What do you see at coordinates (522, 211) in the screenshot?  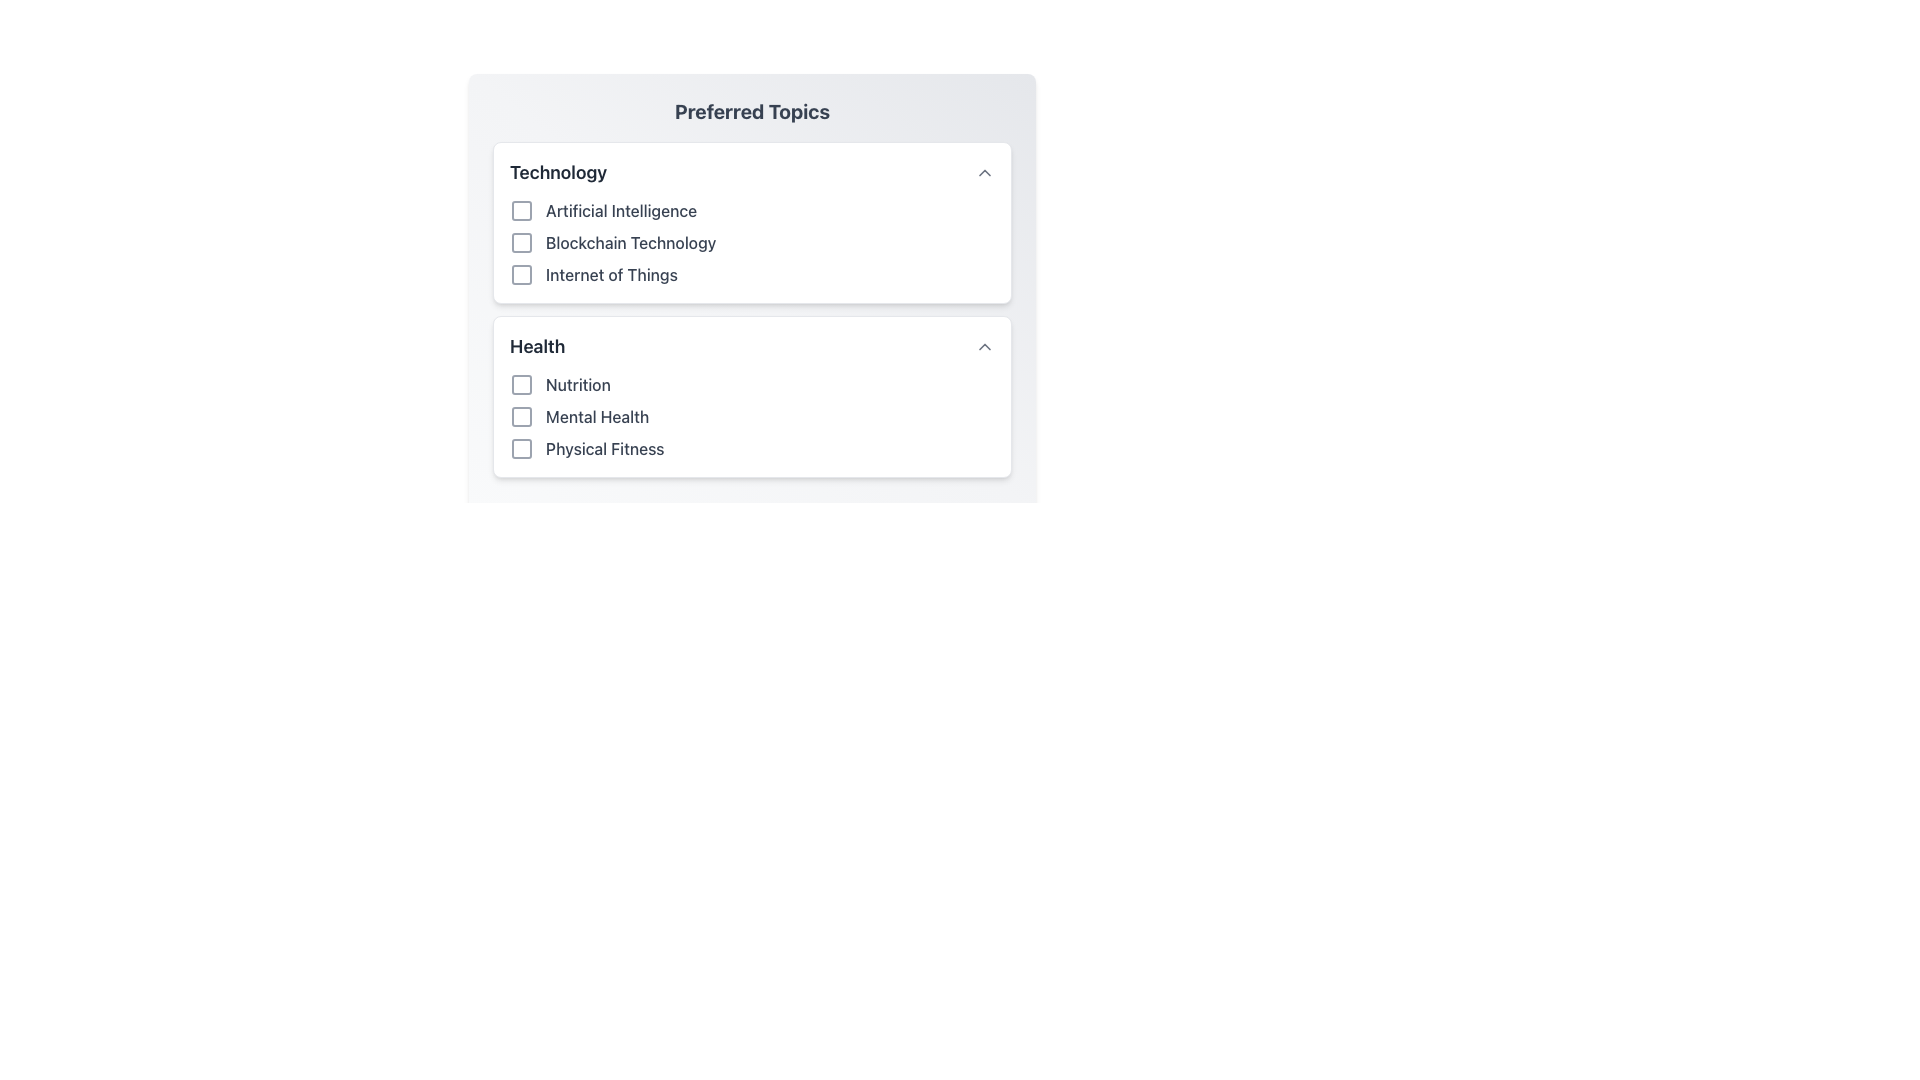 I see `the unselected gray checkbox located in the Technology section next to the Artificial Intelligence label` at bounding box center [522, 211].